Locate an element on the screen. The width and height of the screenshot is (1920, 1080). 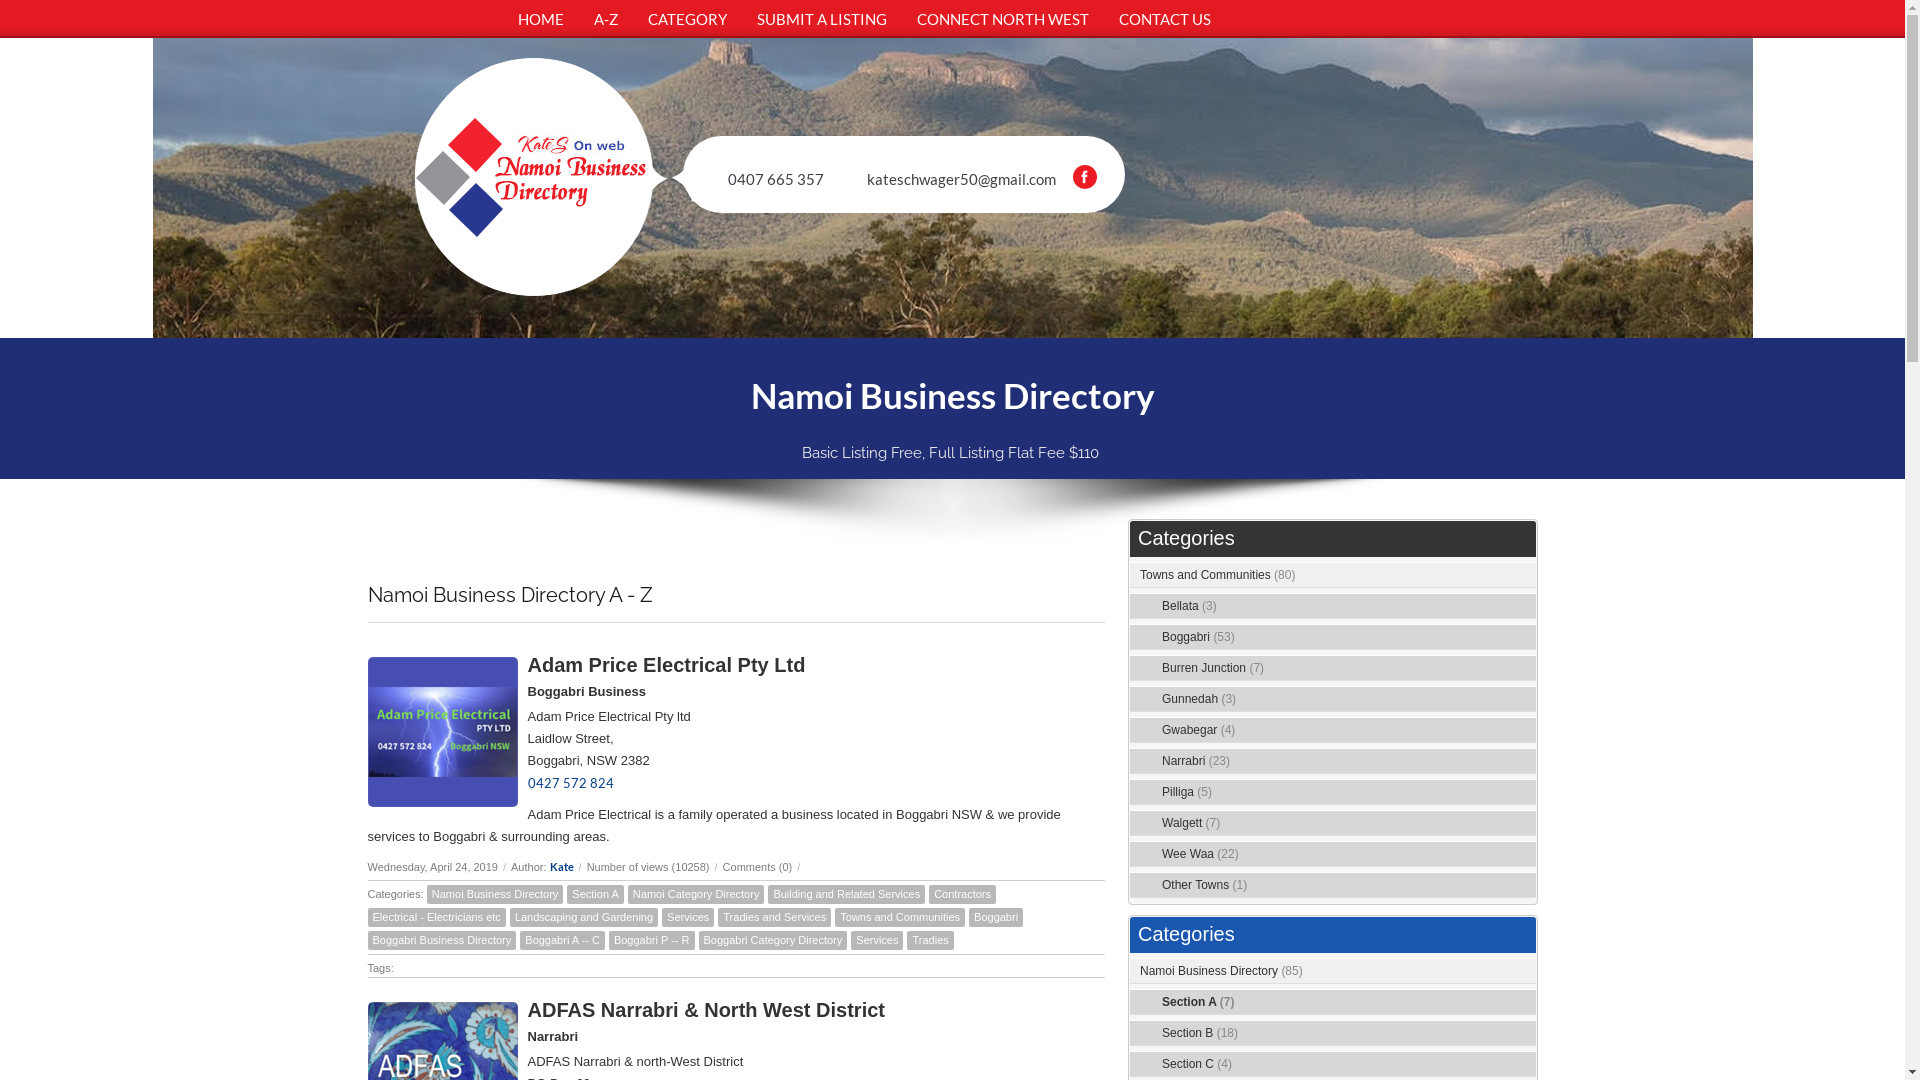
'Boggabri Business Directory' is located at coordinates (441, 940).